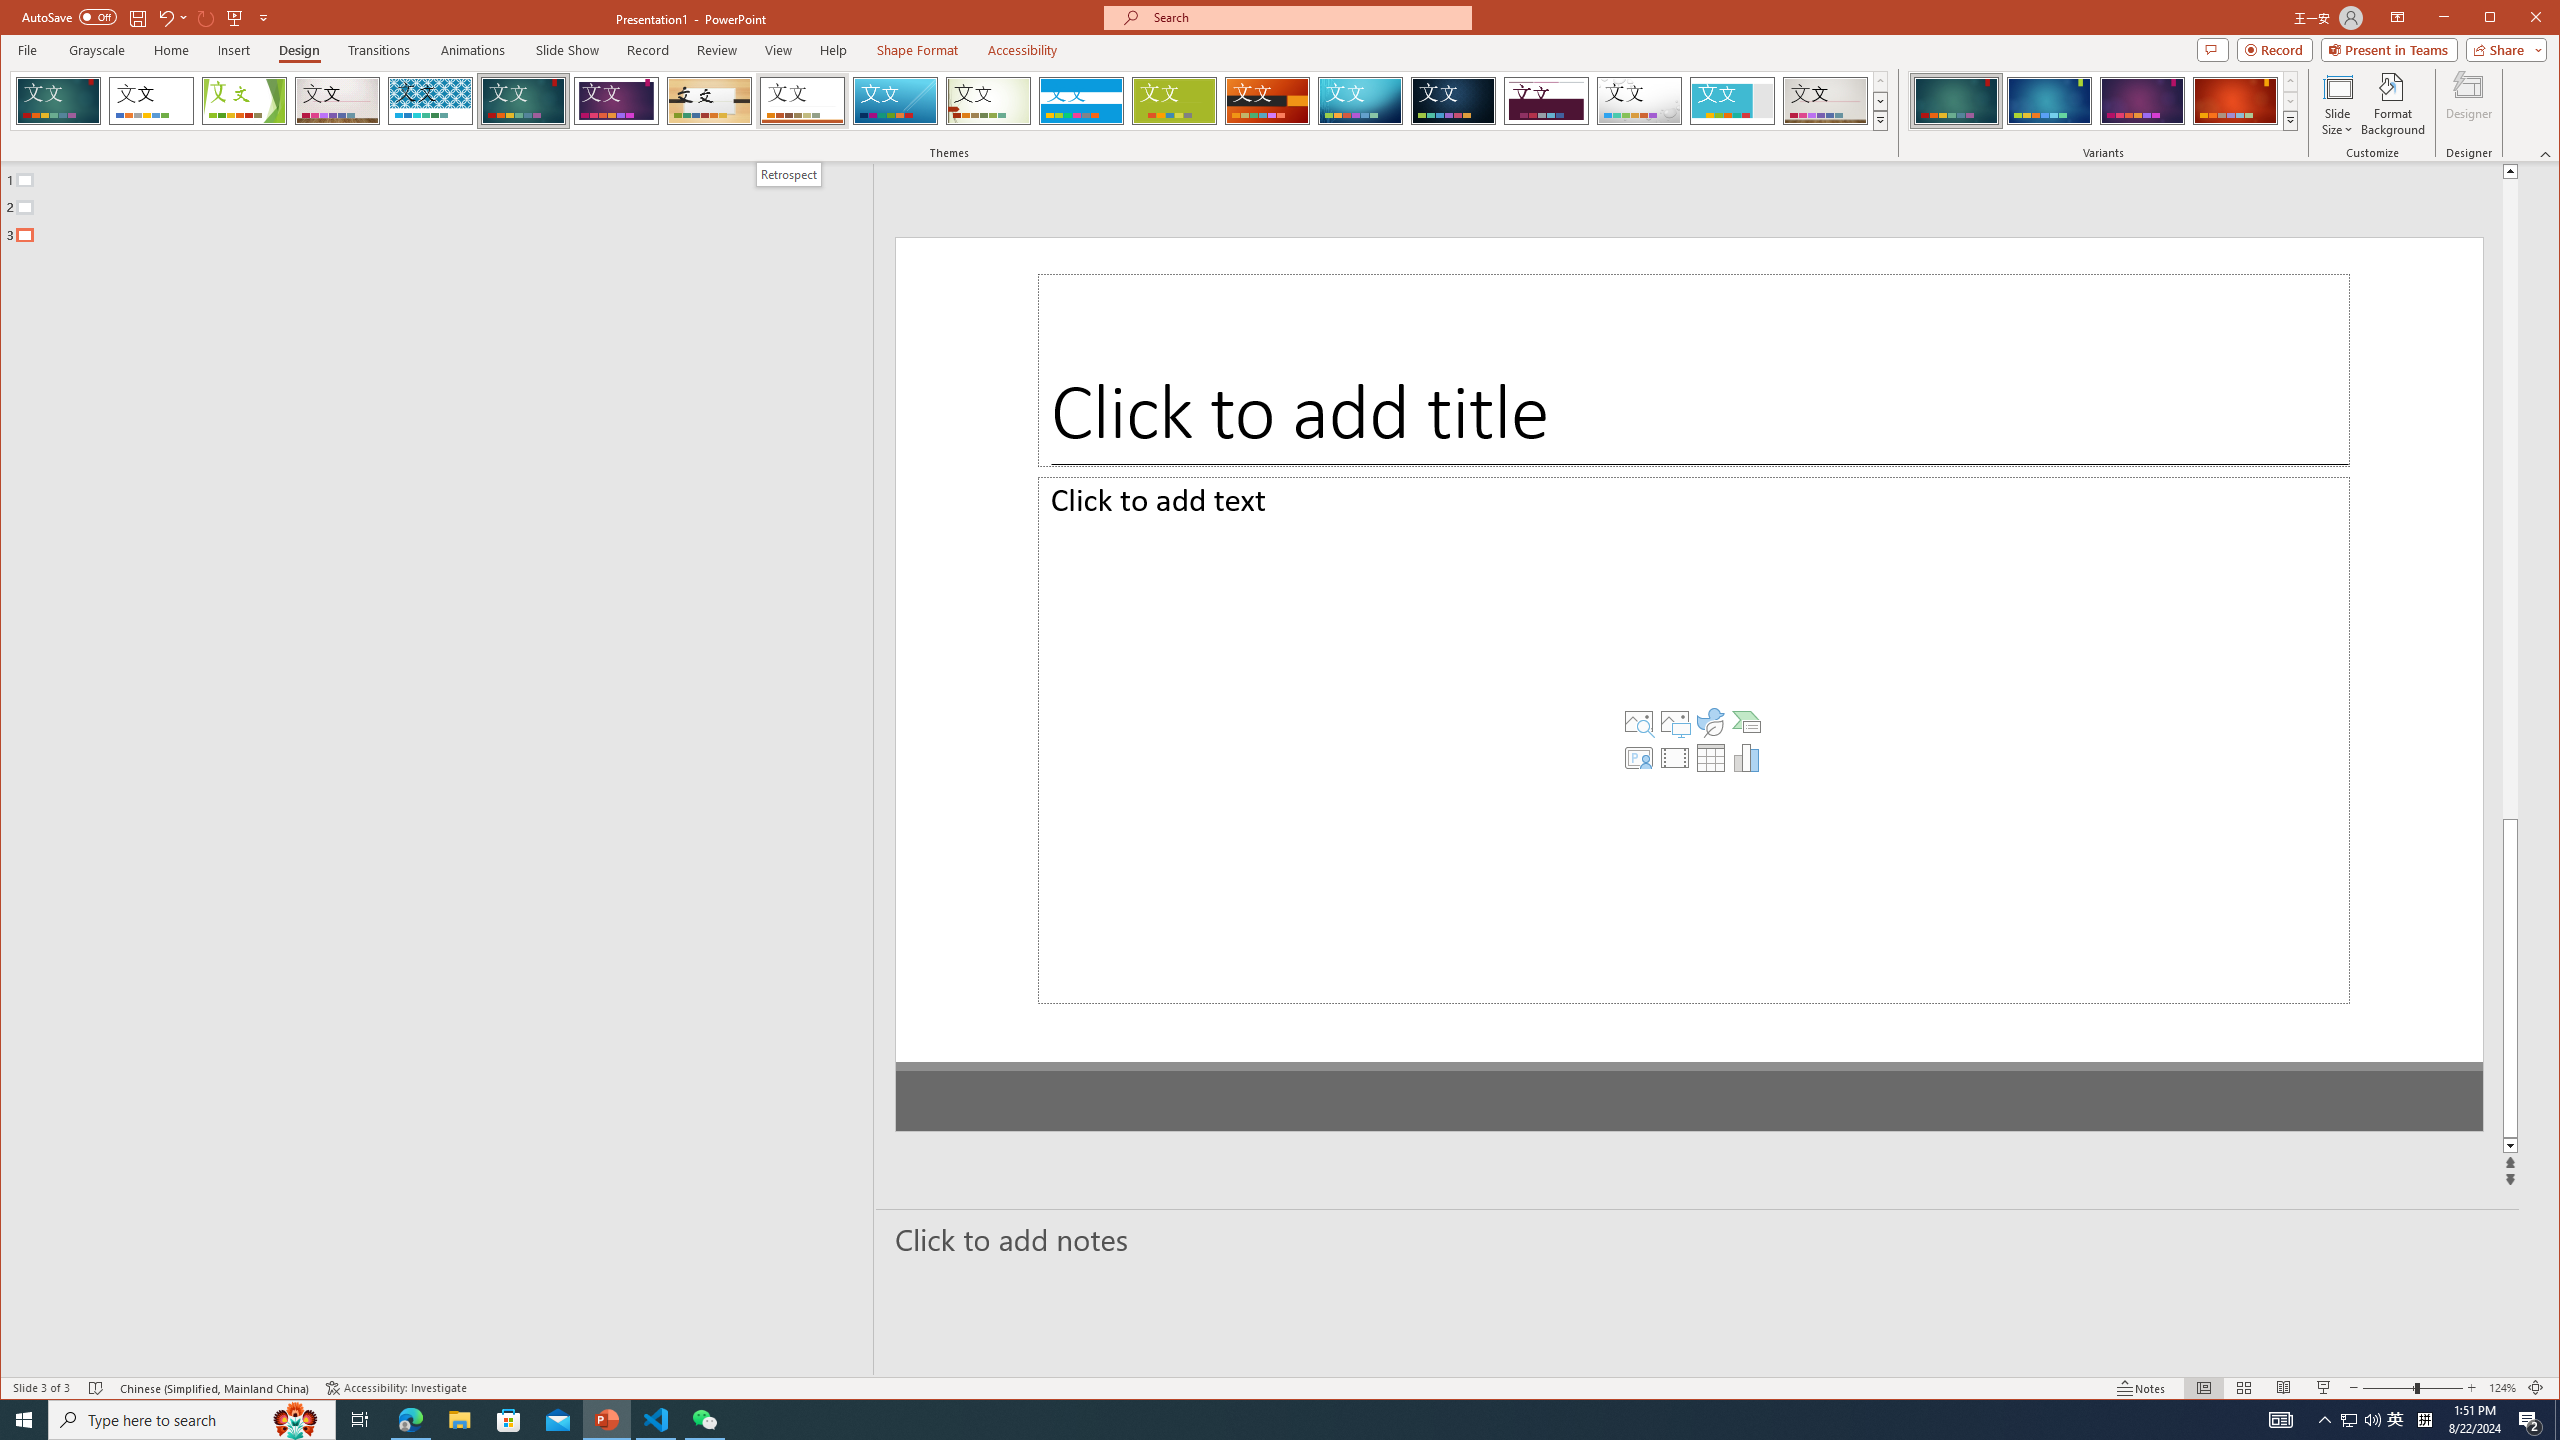  What do you see at coordinates (444, 202) in the screenshot?
I see `'Outline'` at bounding box center [444, 202].